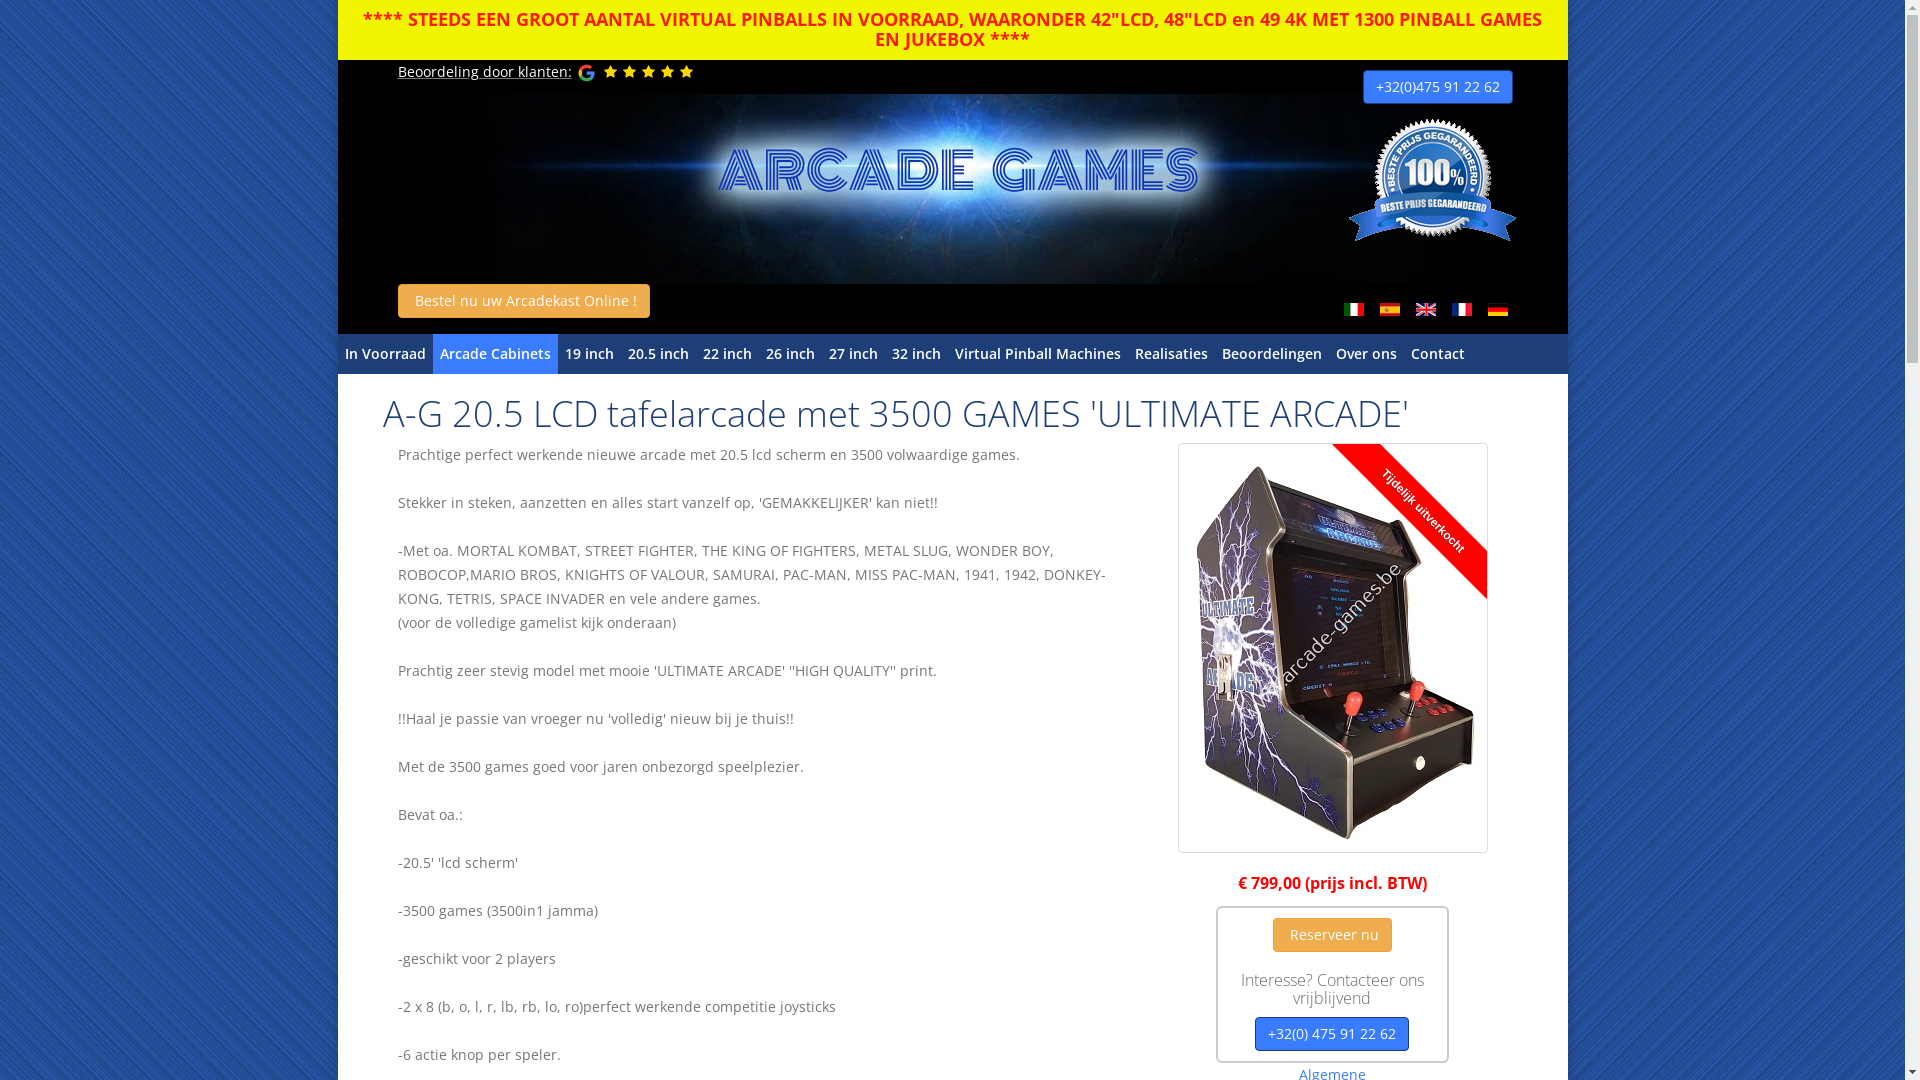  I want to click on 'Beoordelingen', so click(1270, 353).